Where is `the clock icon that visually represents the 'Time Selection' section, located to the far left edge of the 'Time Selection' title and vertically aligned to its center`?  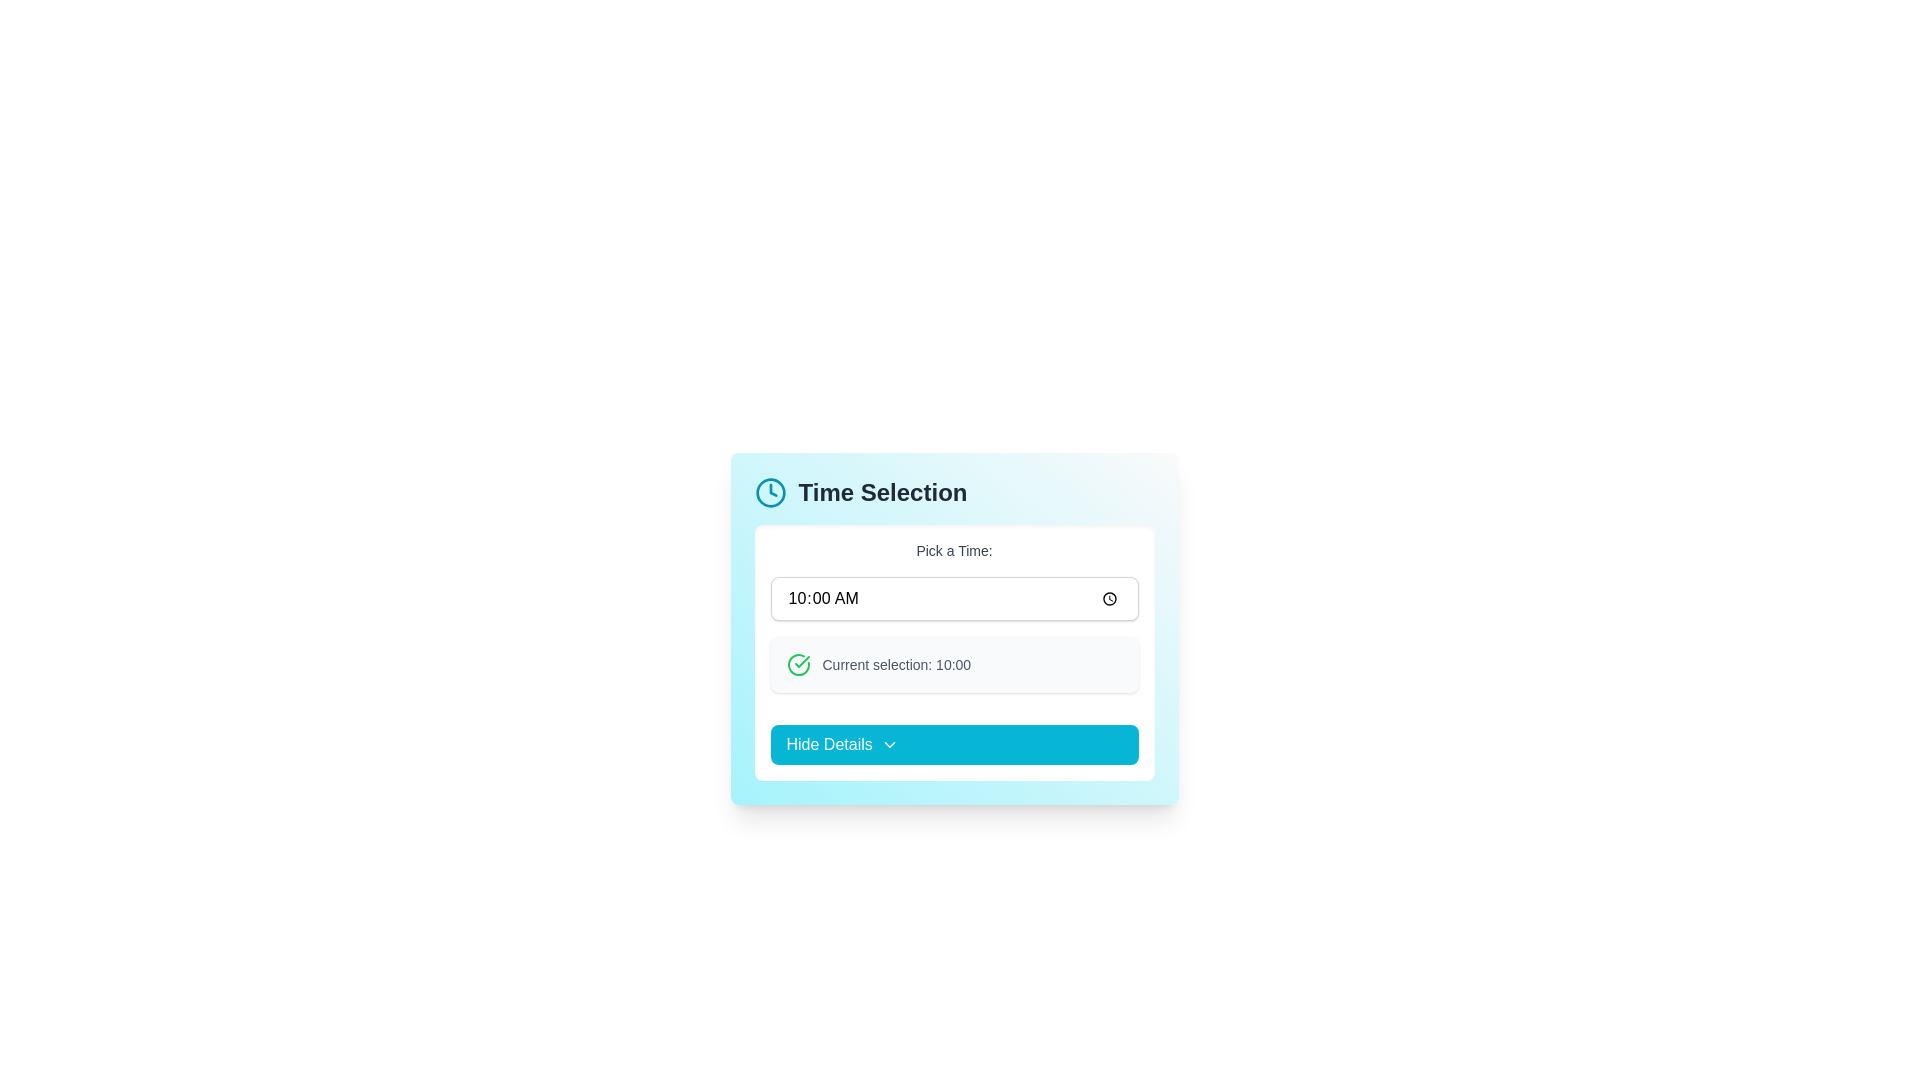
the clock icon that visually represents the 'Time Selection' section, located to the far left edge of the 'Time Selection' title and vertically aligned to its center is located at coordinates (769, 493).